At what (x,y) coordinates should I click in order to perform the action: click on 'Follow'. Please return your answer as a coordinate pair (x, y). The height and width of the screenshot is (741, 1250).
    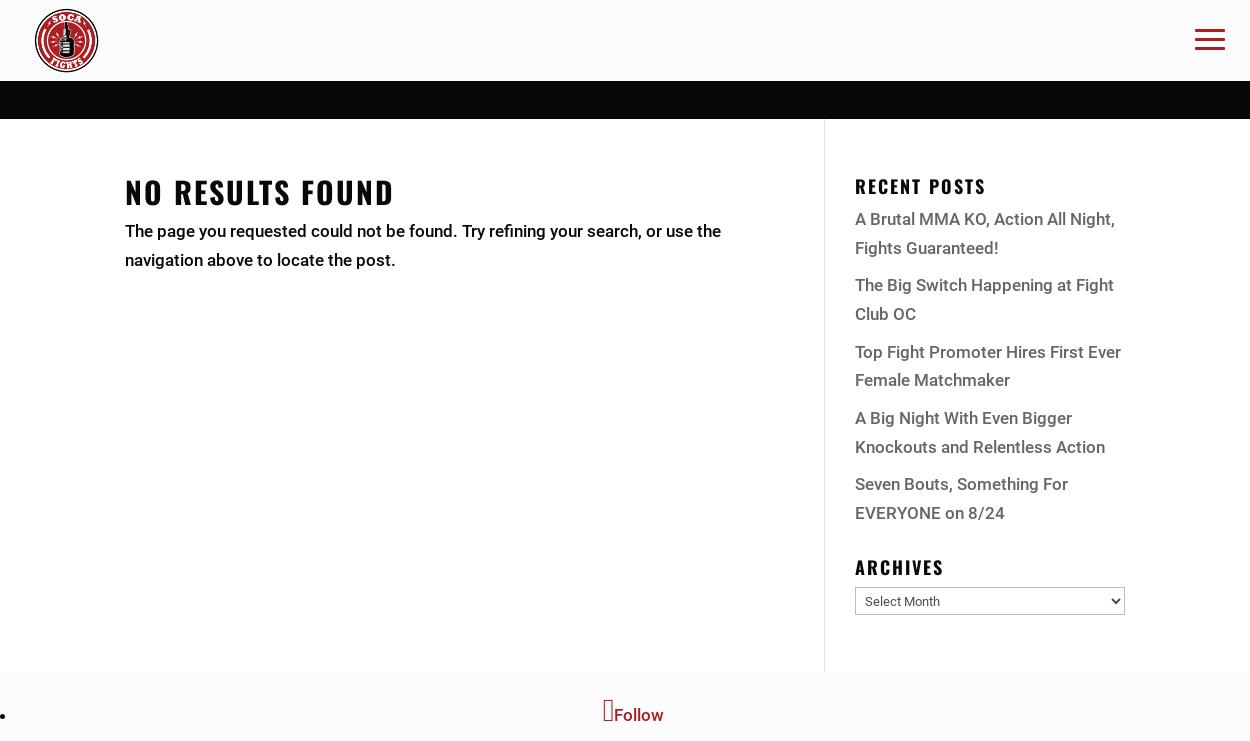
    Looking at the image, I should click on (639, 714).